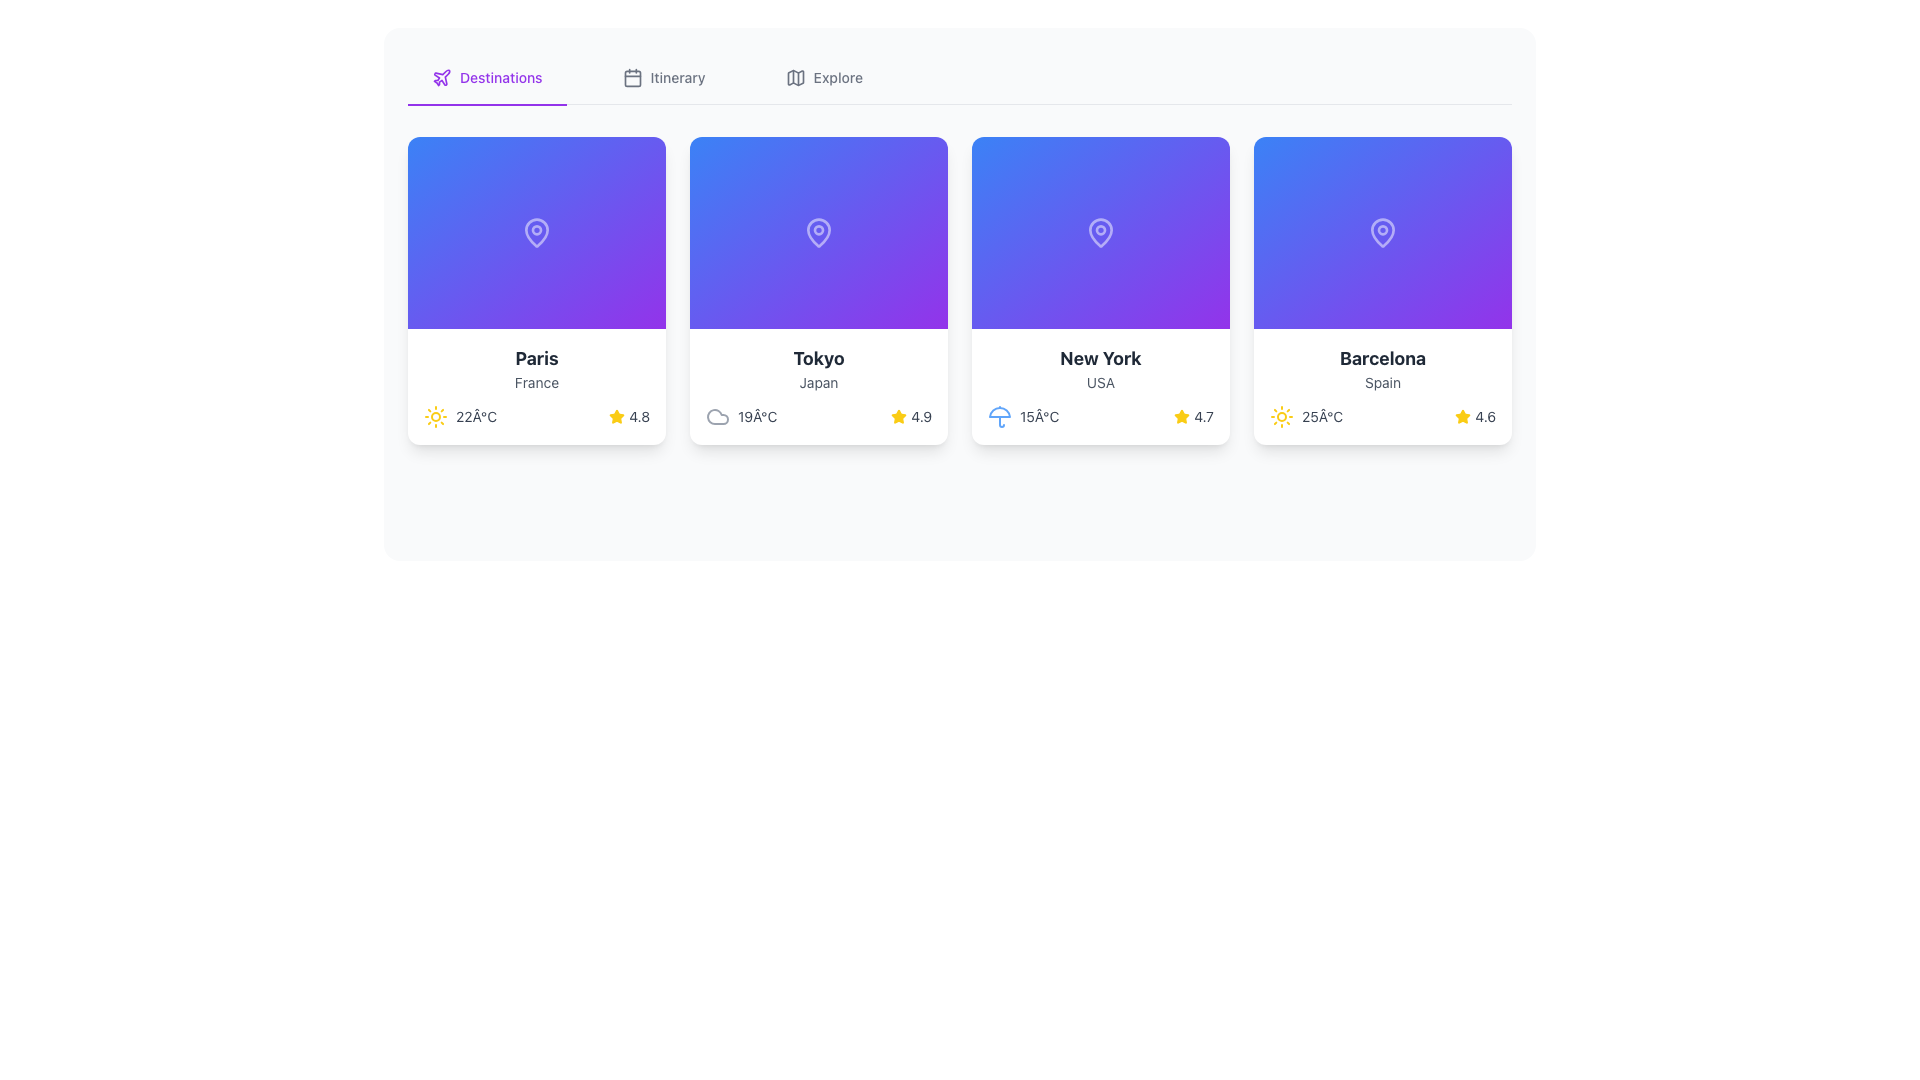  What do you see at coordinates (1099, 230) in the screenshot?
I see `the map pin icon representing 'New York, USA' located at the upper portion of the purple card` at bounding box center [1099, 230].